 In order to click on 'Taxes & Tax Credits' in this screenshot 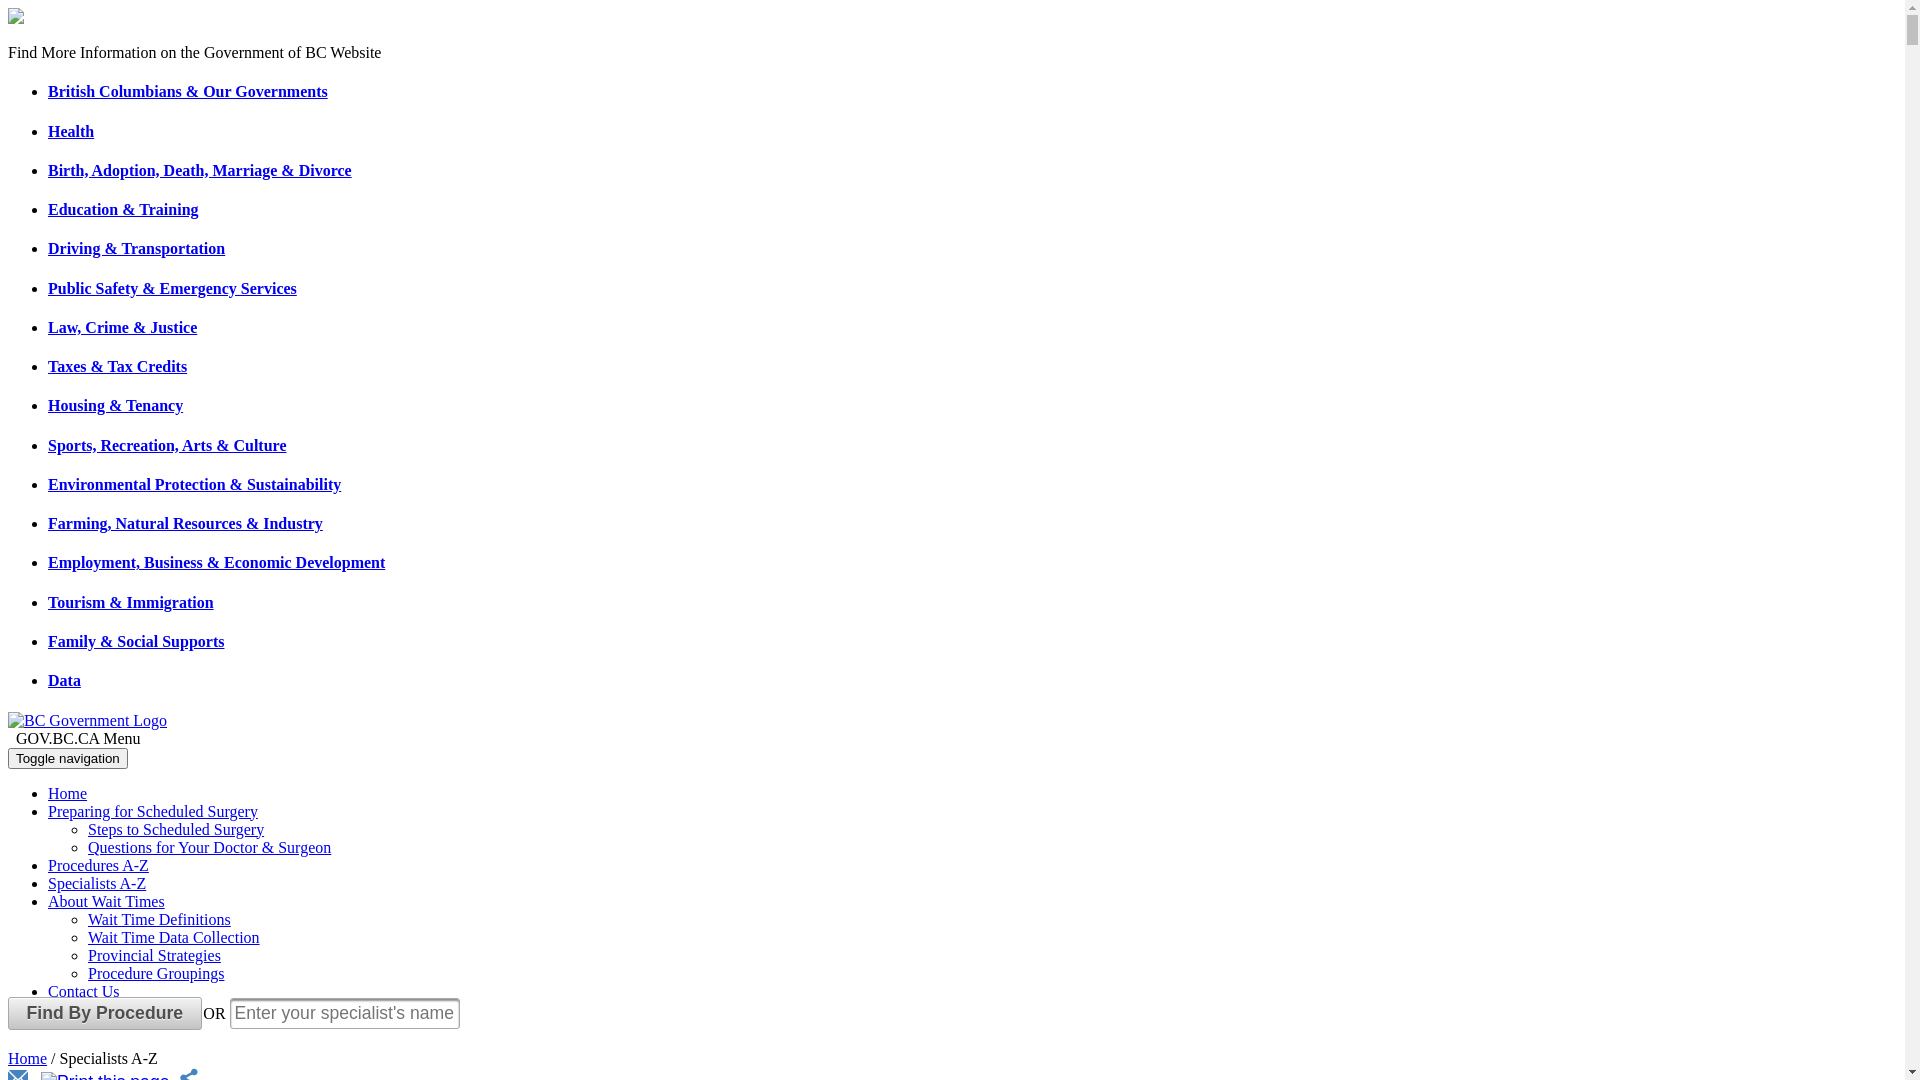, I will do `click(116, 366)`.